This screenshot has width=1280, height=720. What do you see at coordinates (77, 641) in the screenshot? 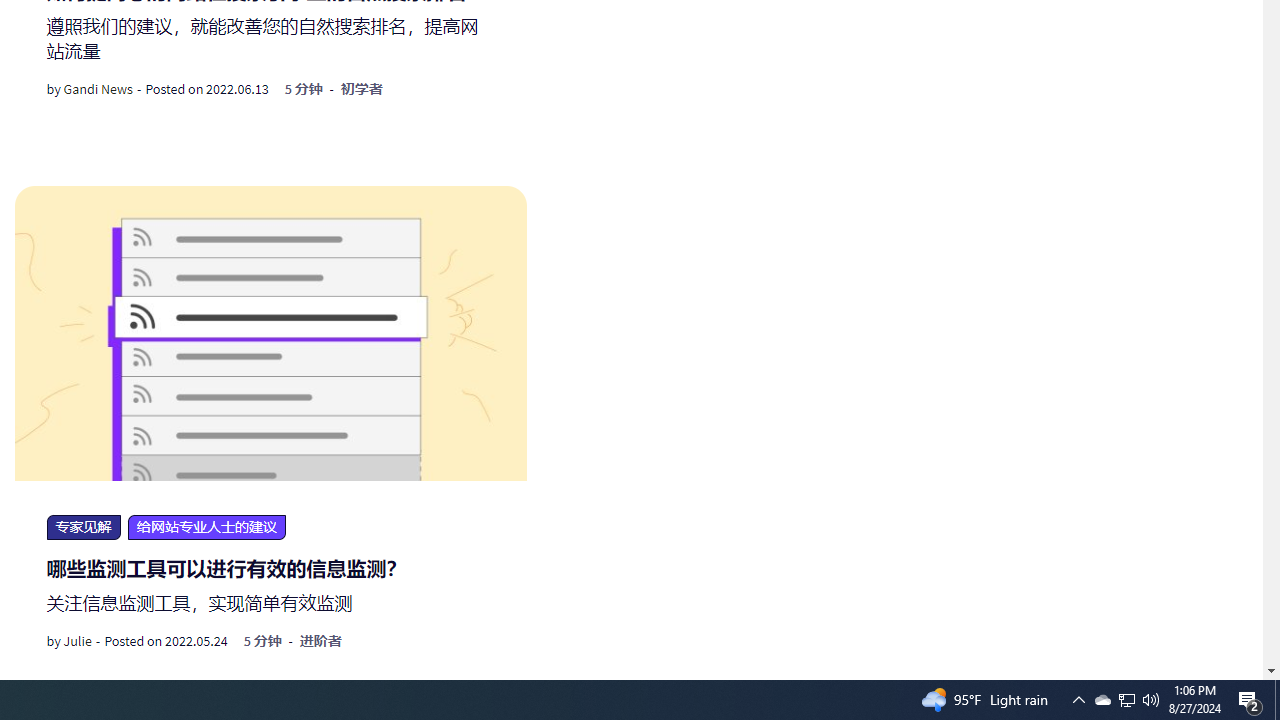
I see `'Julie'` at bounding box center [77, 641].